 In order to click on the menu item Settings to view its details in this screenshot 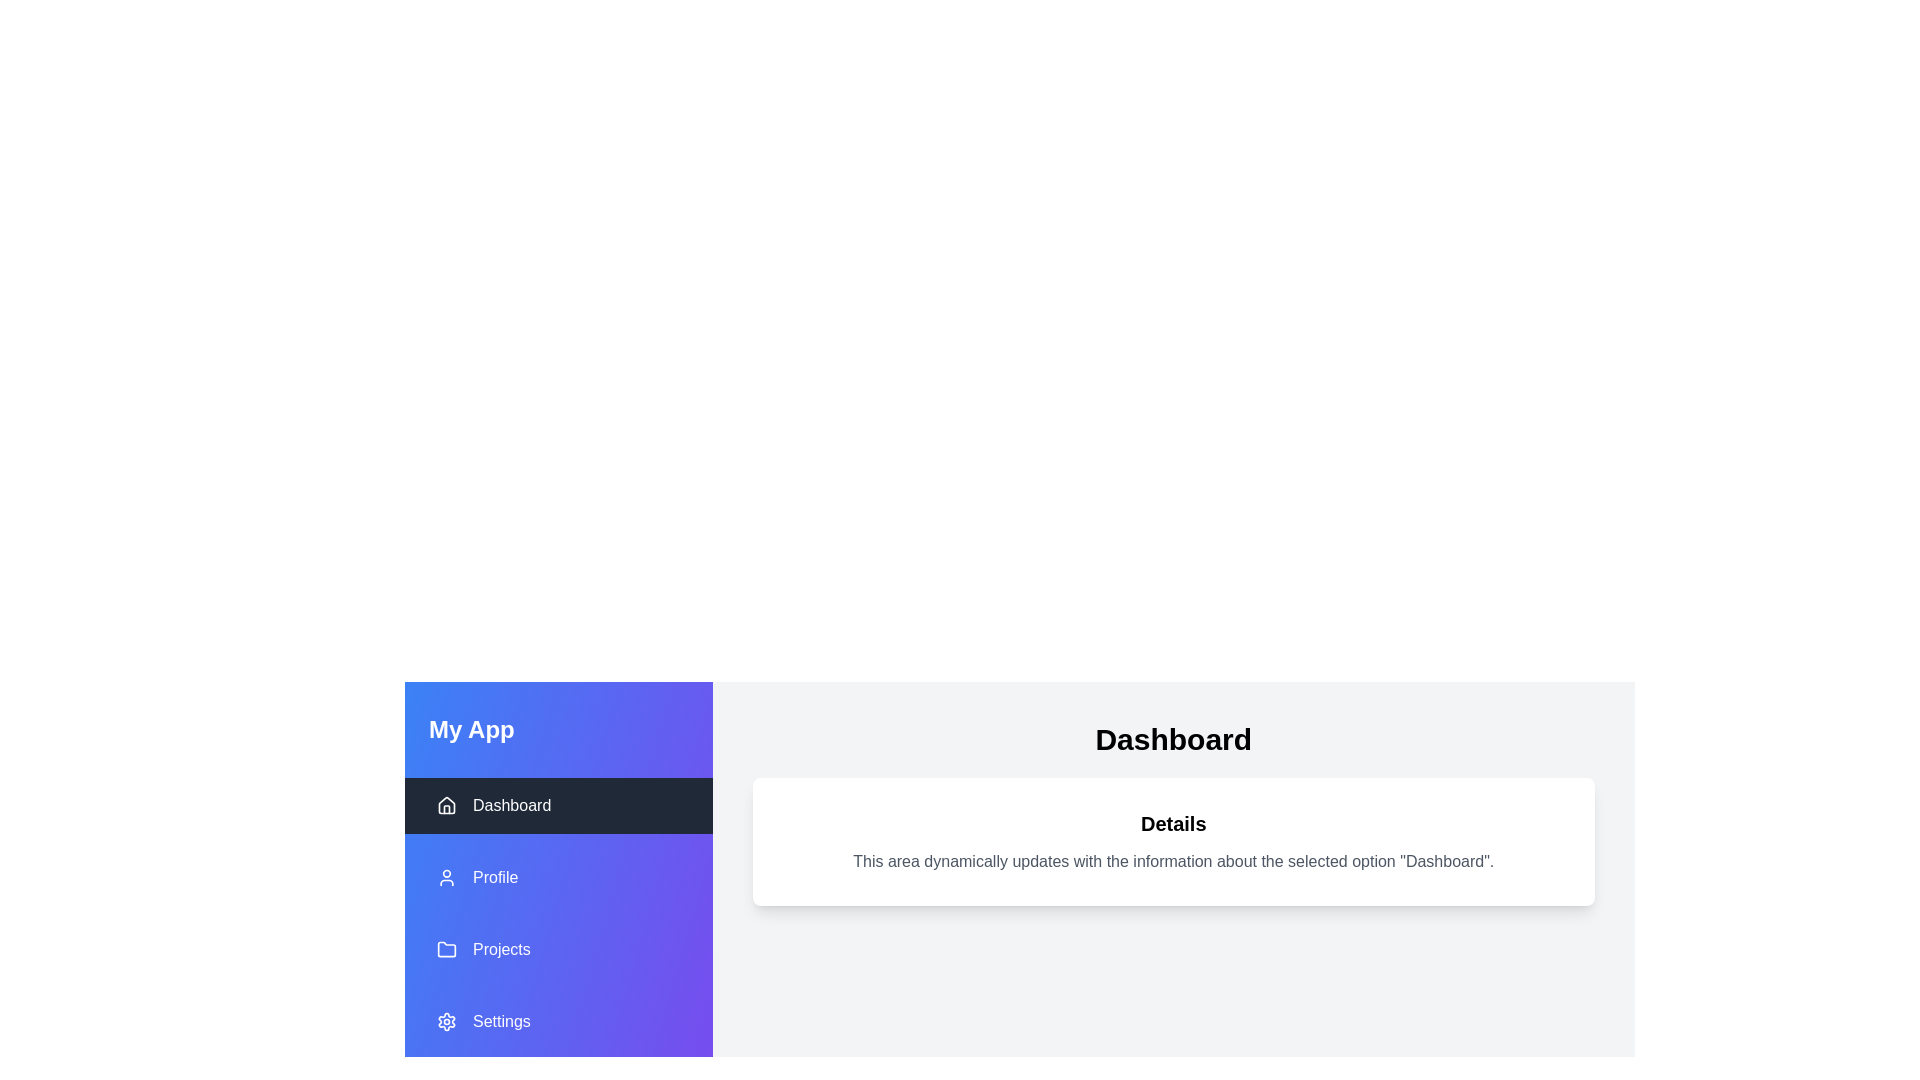, I will do `click(558, 1022)`.